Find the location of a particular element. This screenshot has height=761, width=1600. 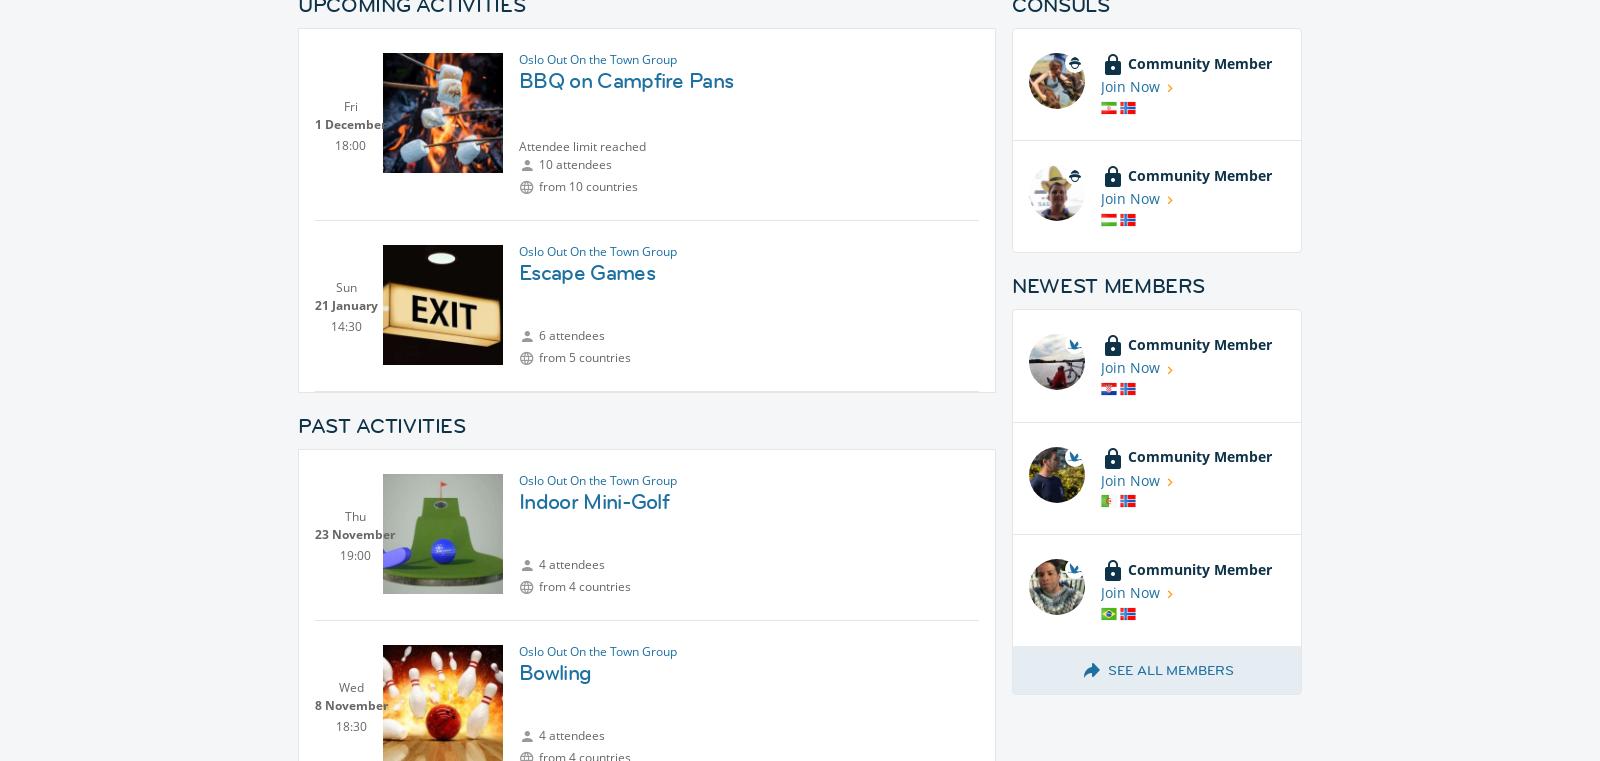

'Escape Games' is located at coordinates (585, 272).